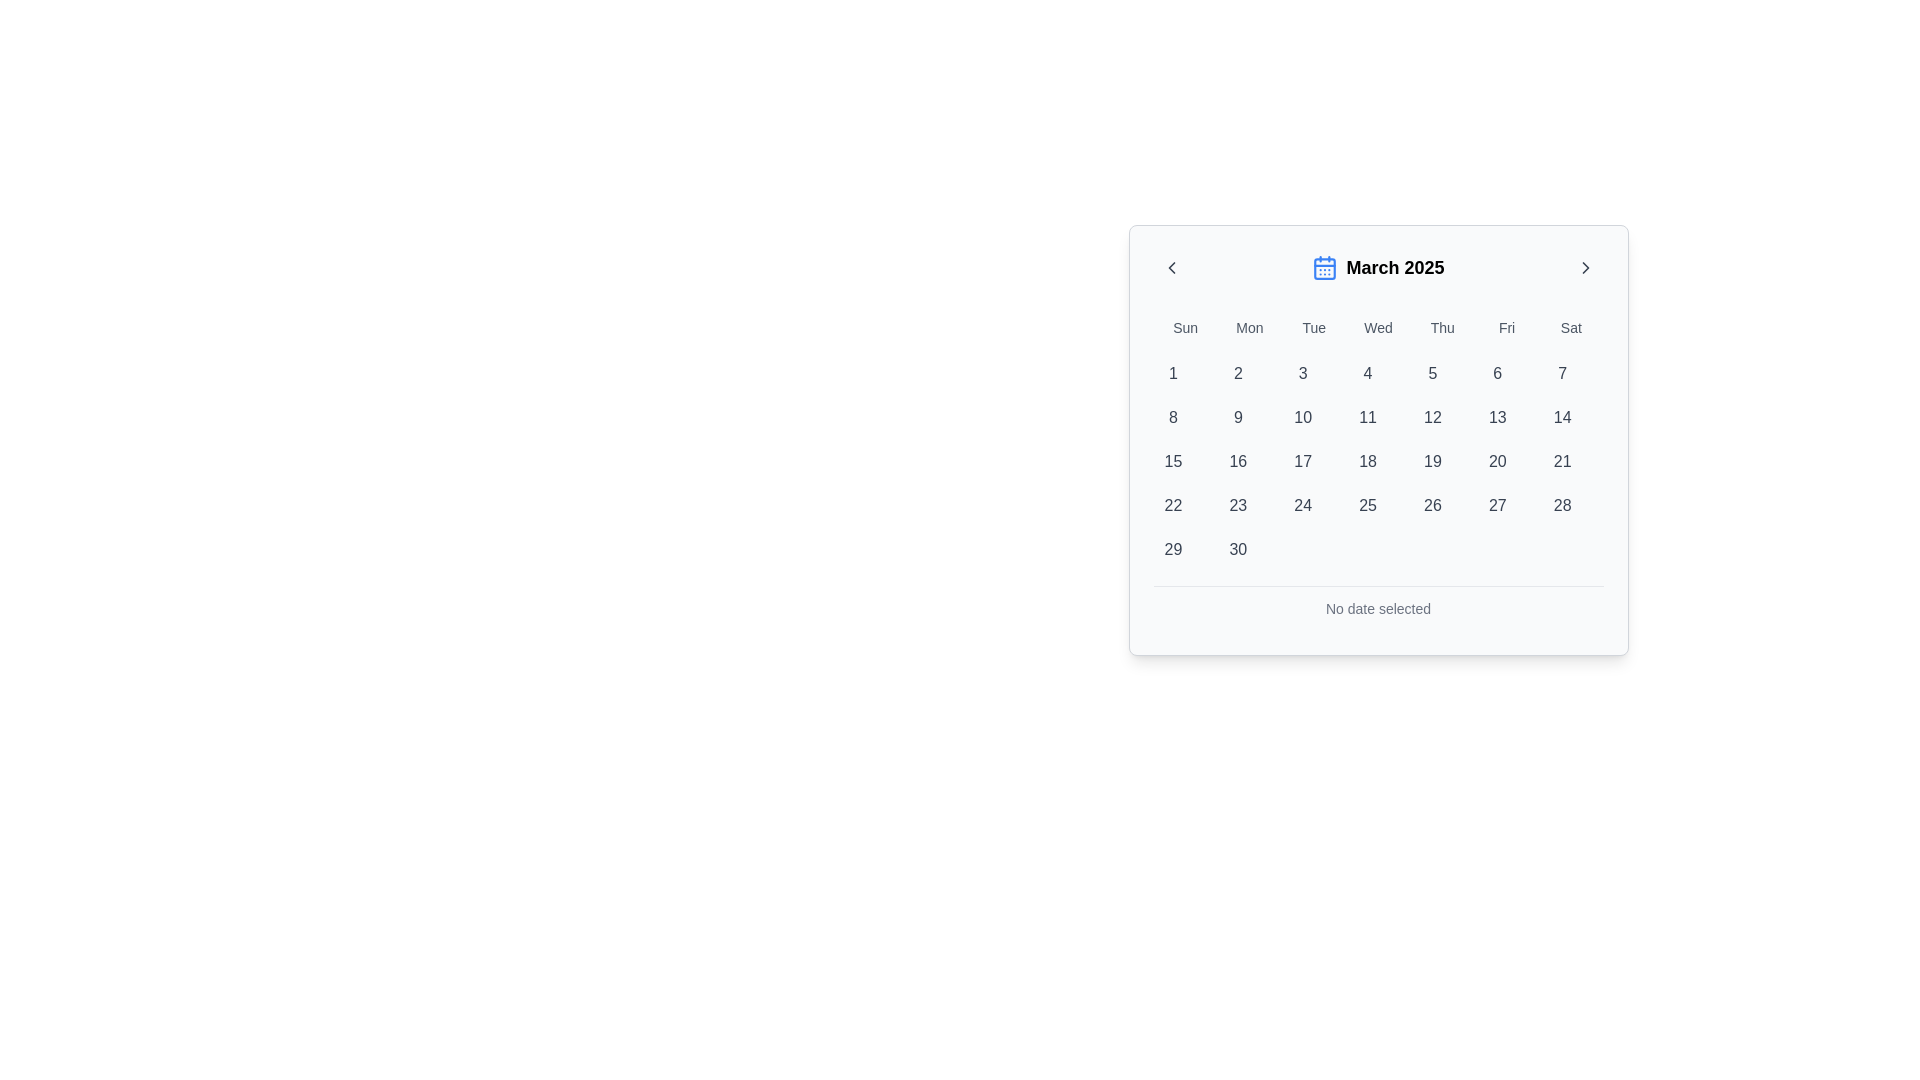 The image size is (1920, 1080). Describe the element at coordinates (1431, 374) in the screenshot. I see `the circular button displaying the number '5' in the calendar grid layout` at that location.